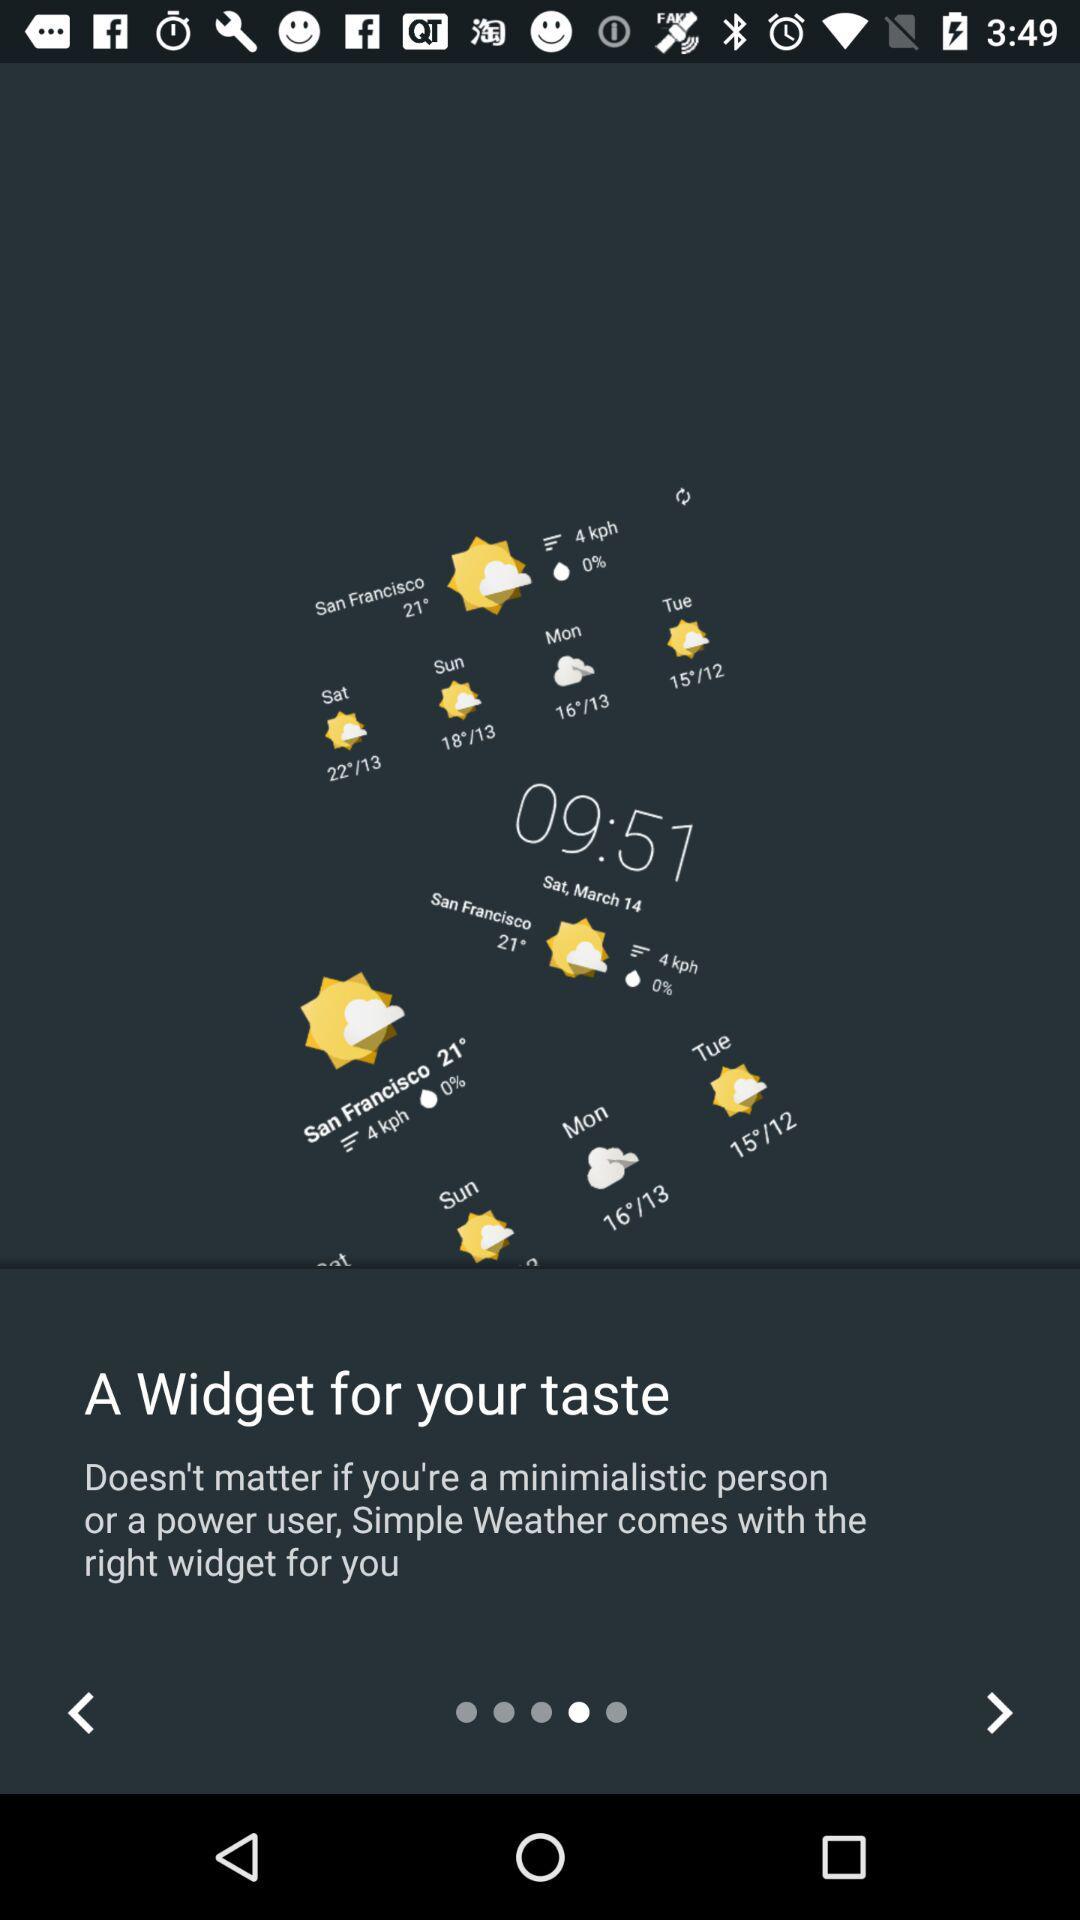  Describe the element at coordinates (998, 1711) in the screenshot. I see `icon at the bottom right corner` at that location.